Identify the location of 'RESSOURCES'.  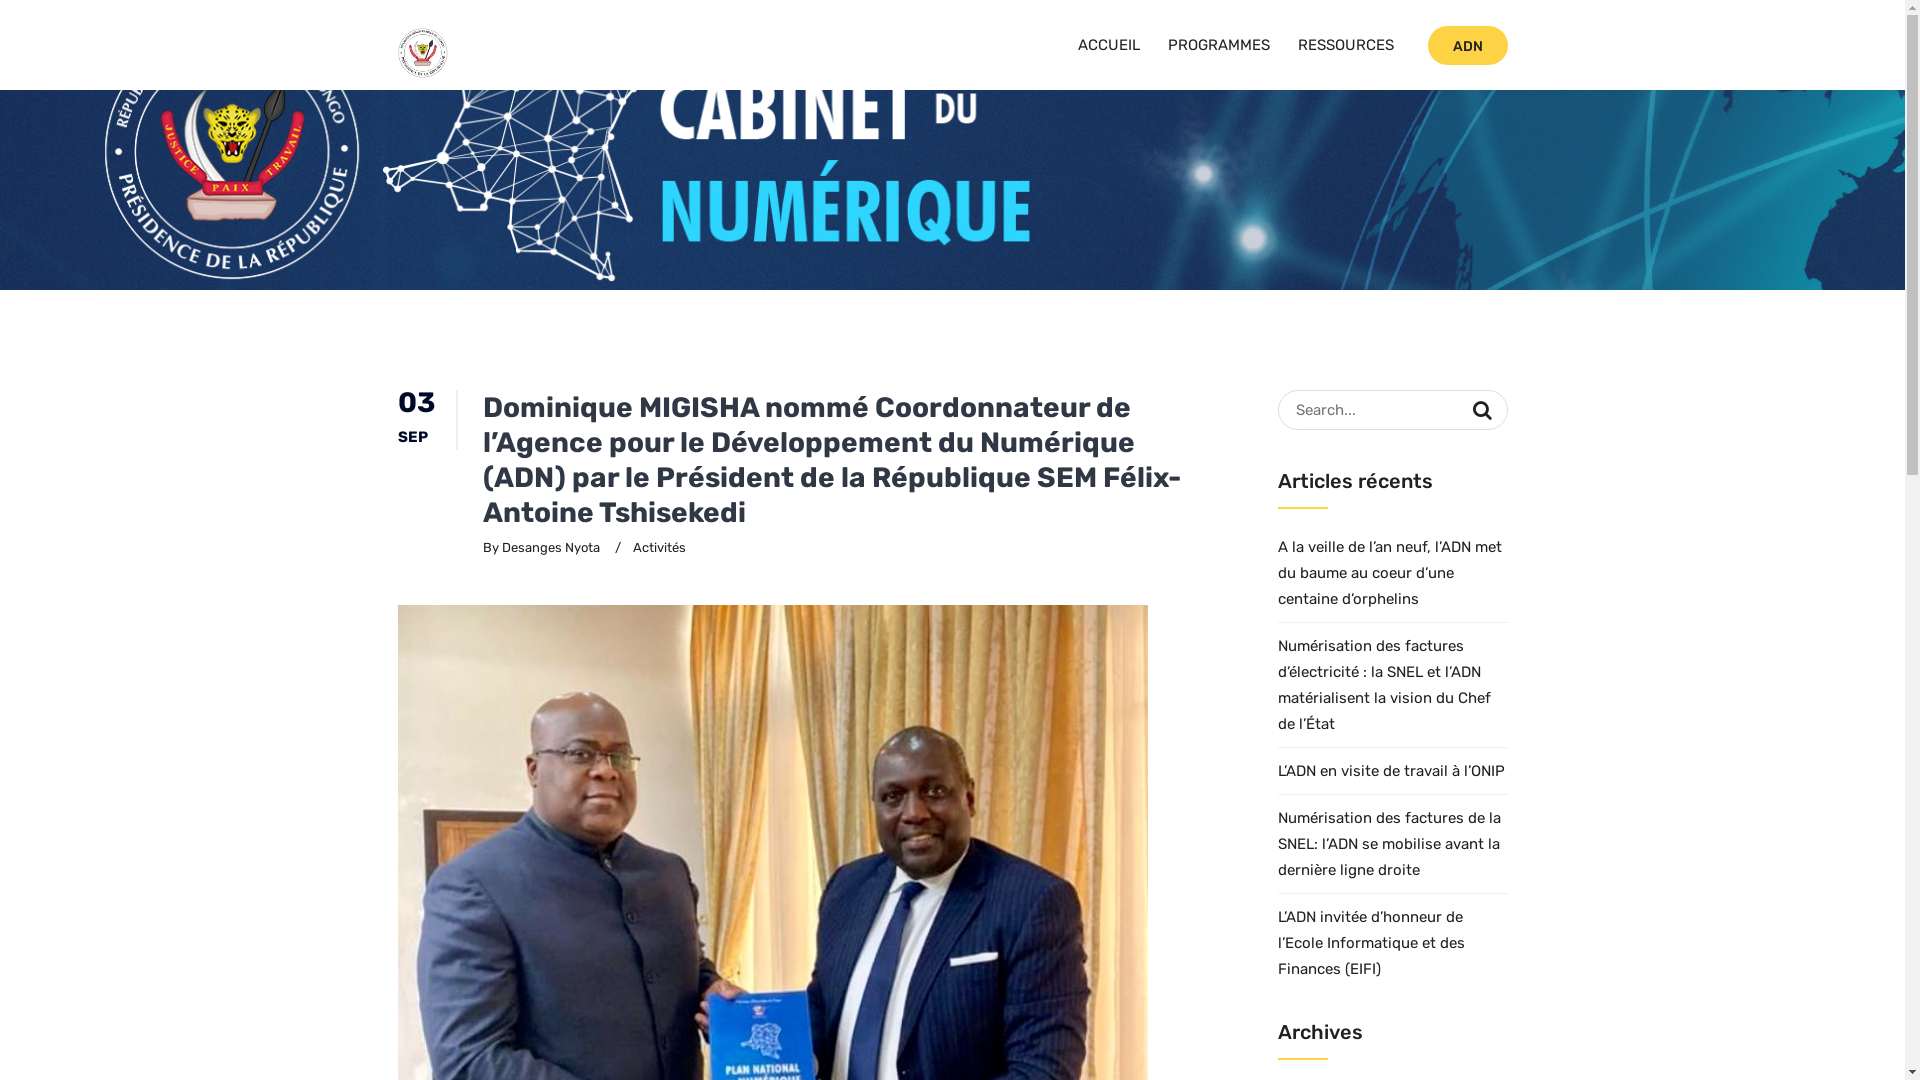
(1345, 45).